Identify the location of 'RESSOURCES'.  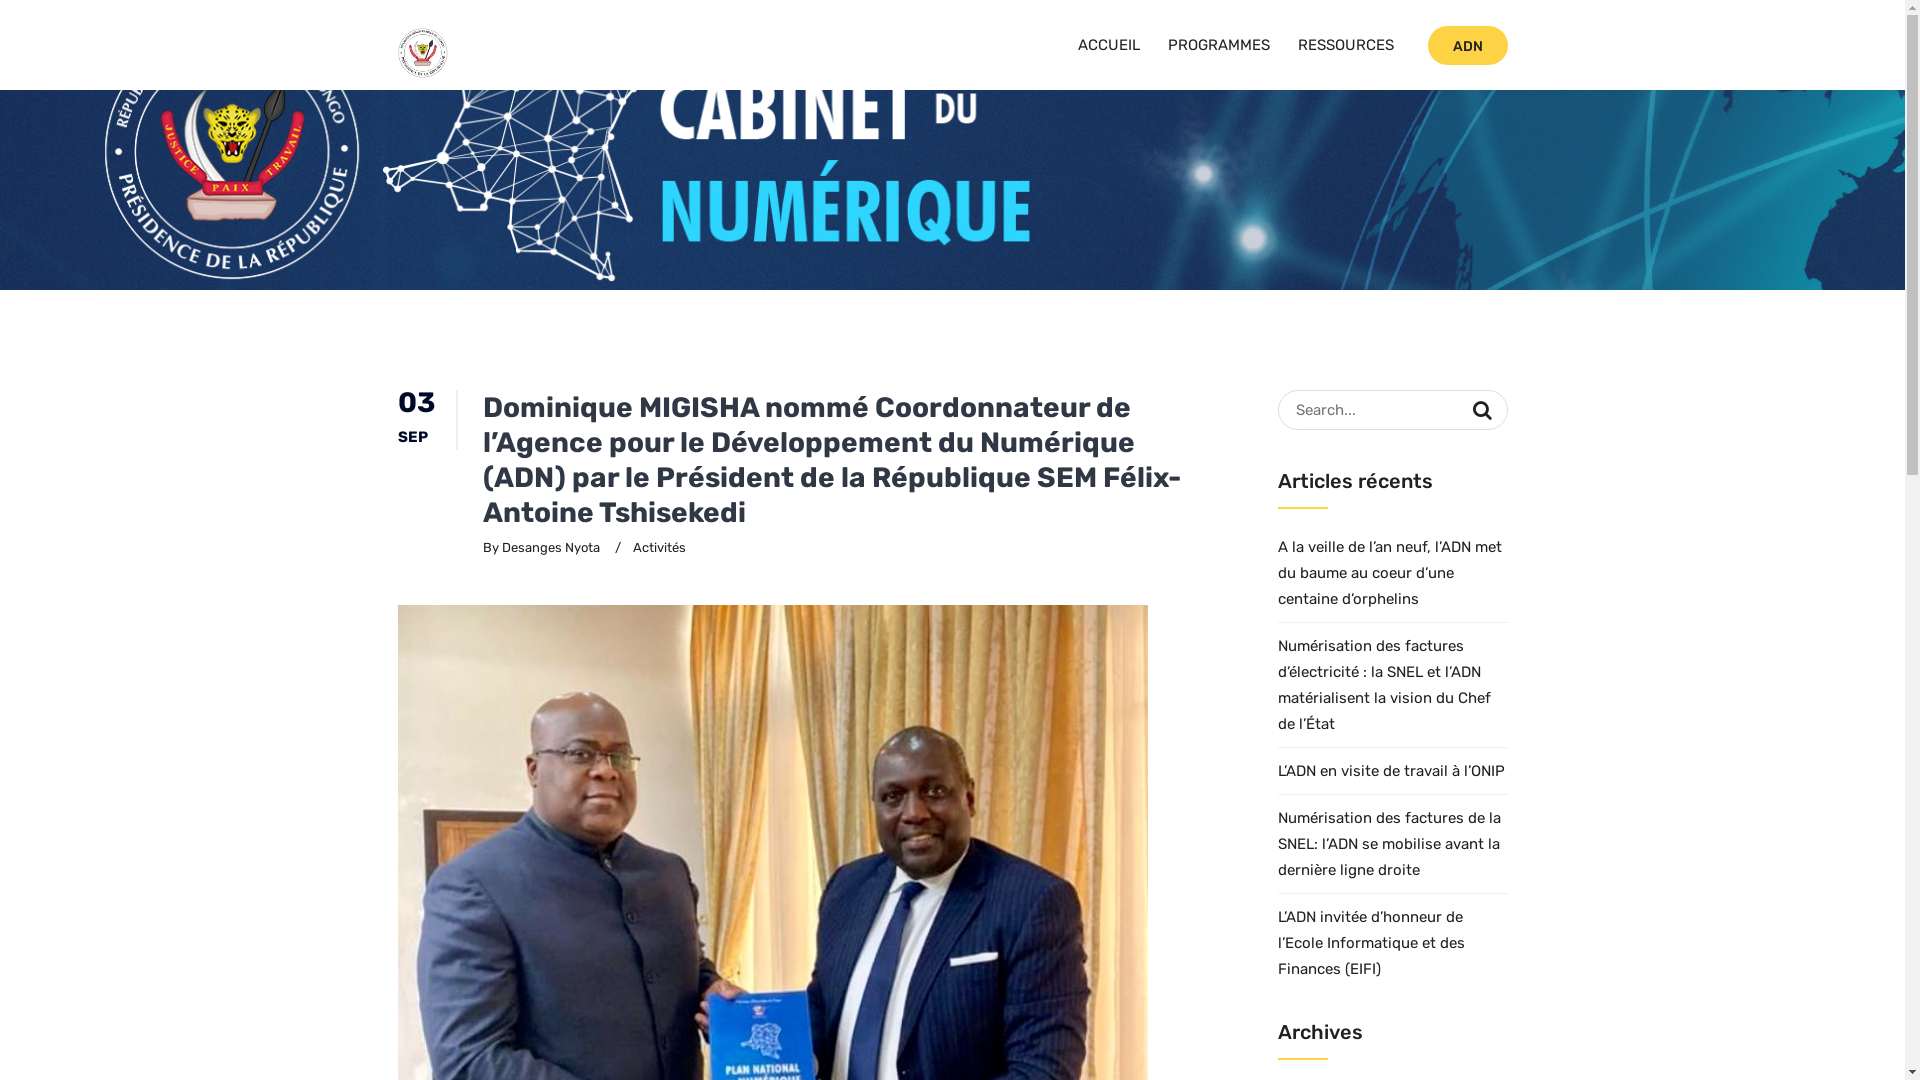
(1345, 45).